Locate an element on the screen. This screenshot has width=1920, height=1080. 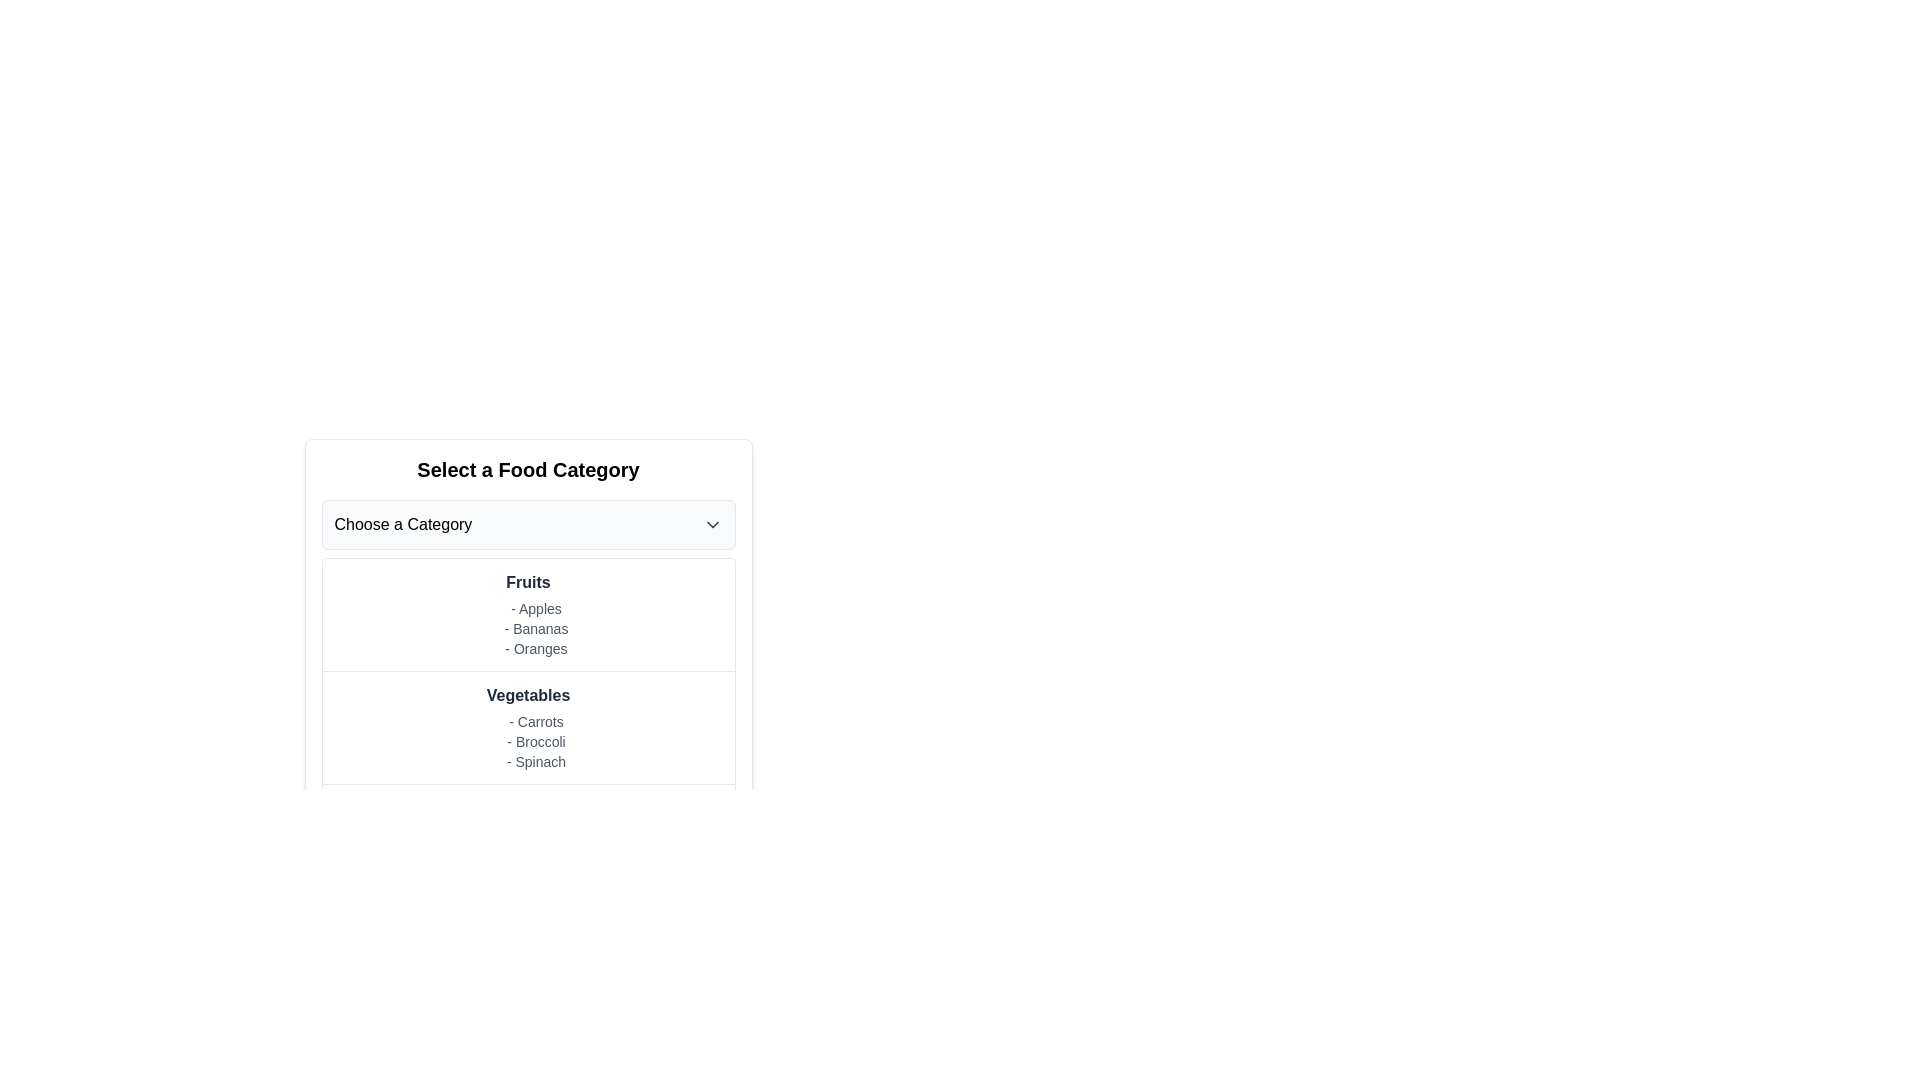
the text label that serves as a header for the fruit category, positioned centrally under 'Select a Food Category' is located at coordinates (528, 582).